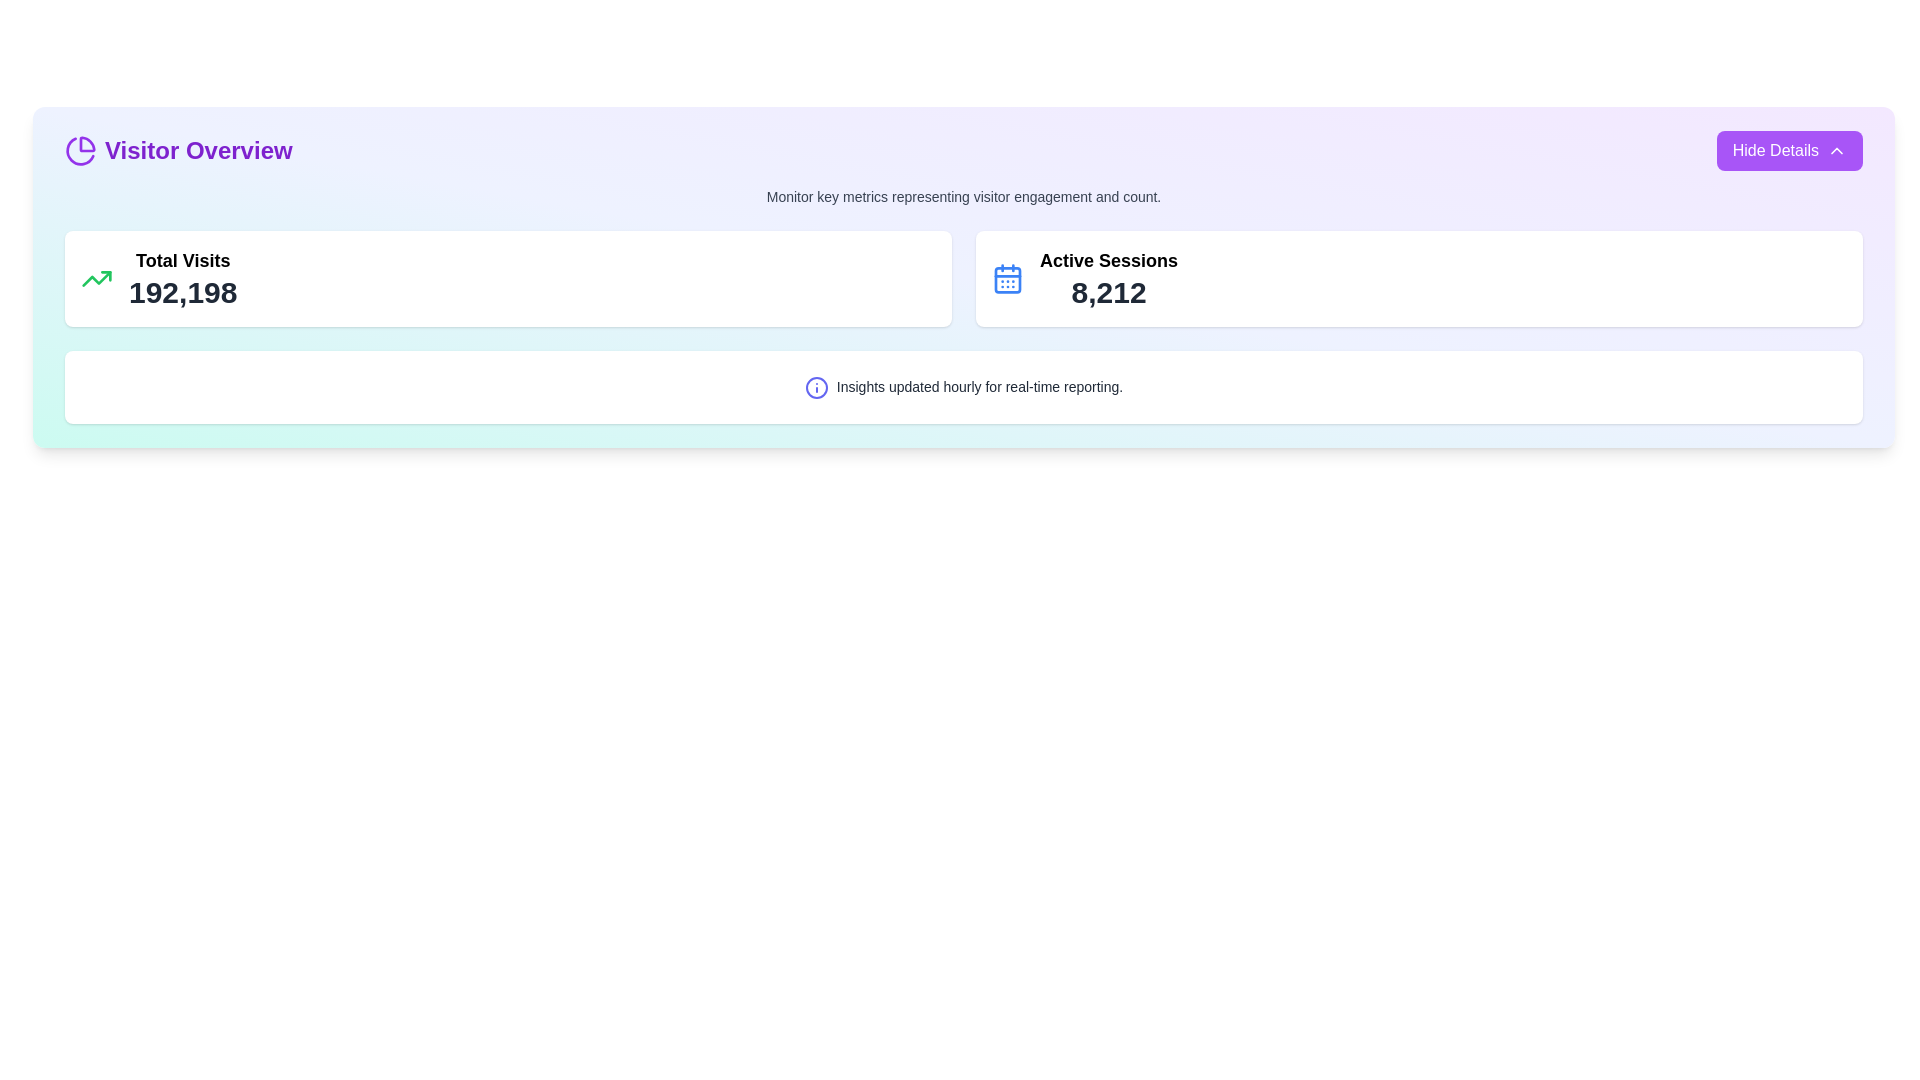 Image resolution: width=1920 pixels, height=1080 pixels. What do you see at coordinates (1107, 260) in the screenshot?
I see `text of the Text Label that provides context to the numerical information ('8,212') displayed below it in the 'Visitor Overview' section` at bounding box center [1107, 260].